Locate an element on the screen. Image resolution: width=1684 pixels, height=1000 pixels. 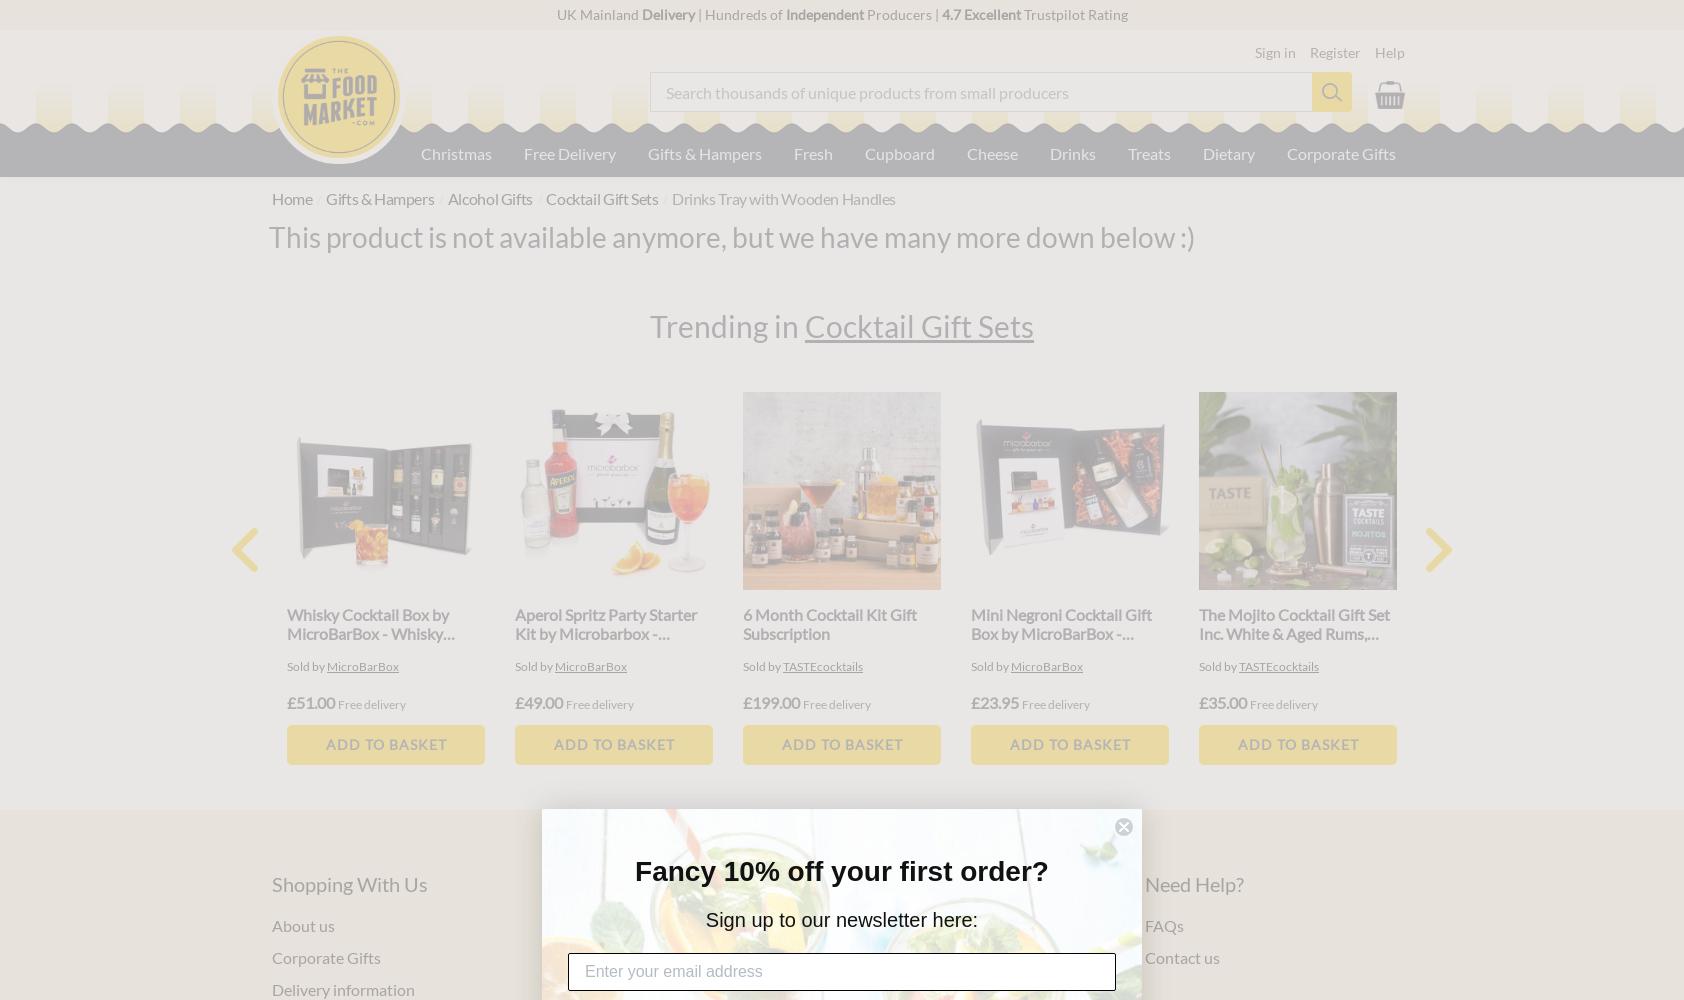
'Treats' is located at coordinates (1149, 153).